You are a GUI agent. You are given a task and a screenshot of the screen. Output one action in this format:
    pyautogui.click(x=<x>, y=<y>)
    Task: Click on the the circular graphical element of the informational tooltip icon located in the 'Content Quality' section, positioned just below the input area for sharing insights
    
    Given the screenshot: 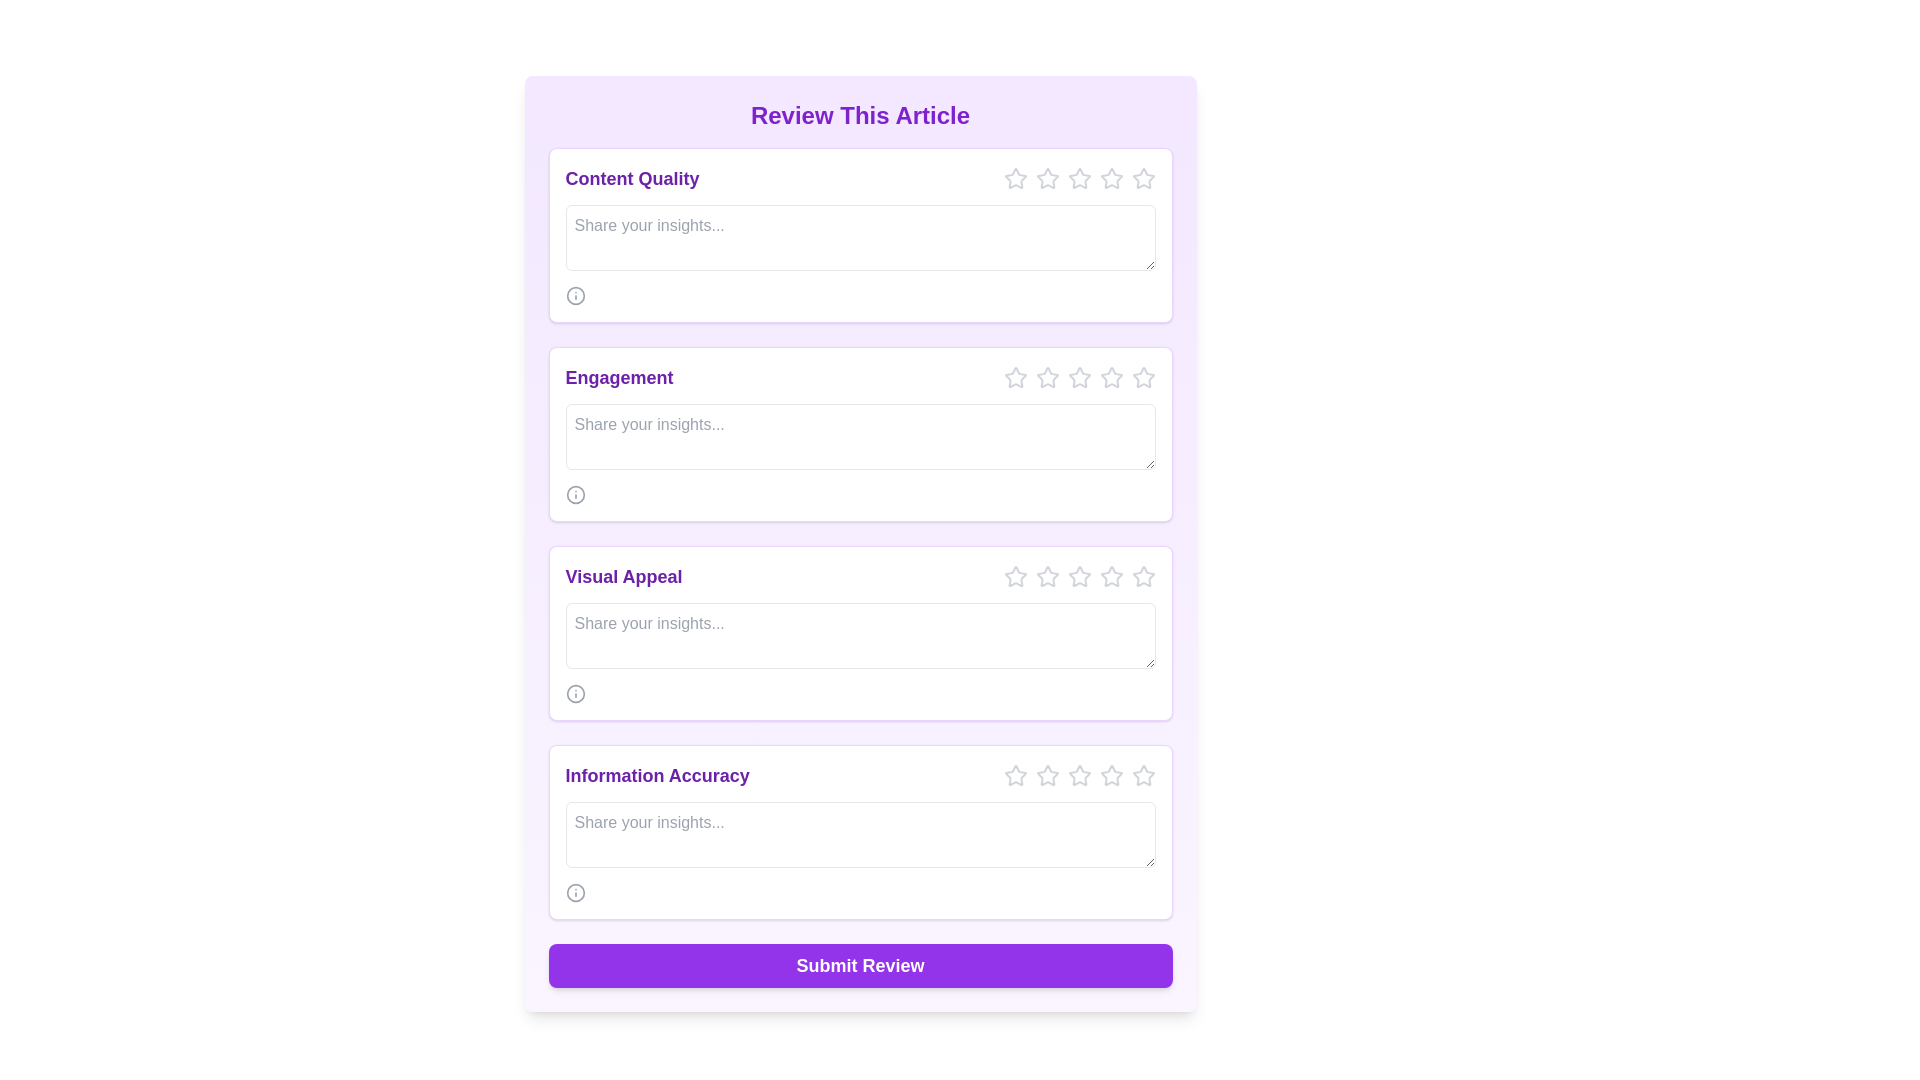 What is the action you would take?
    pyautogui.click(x=574, y=296)
    